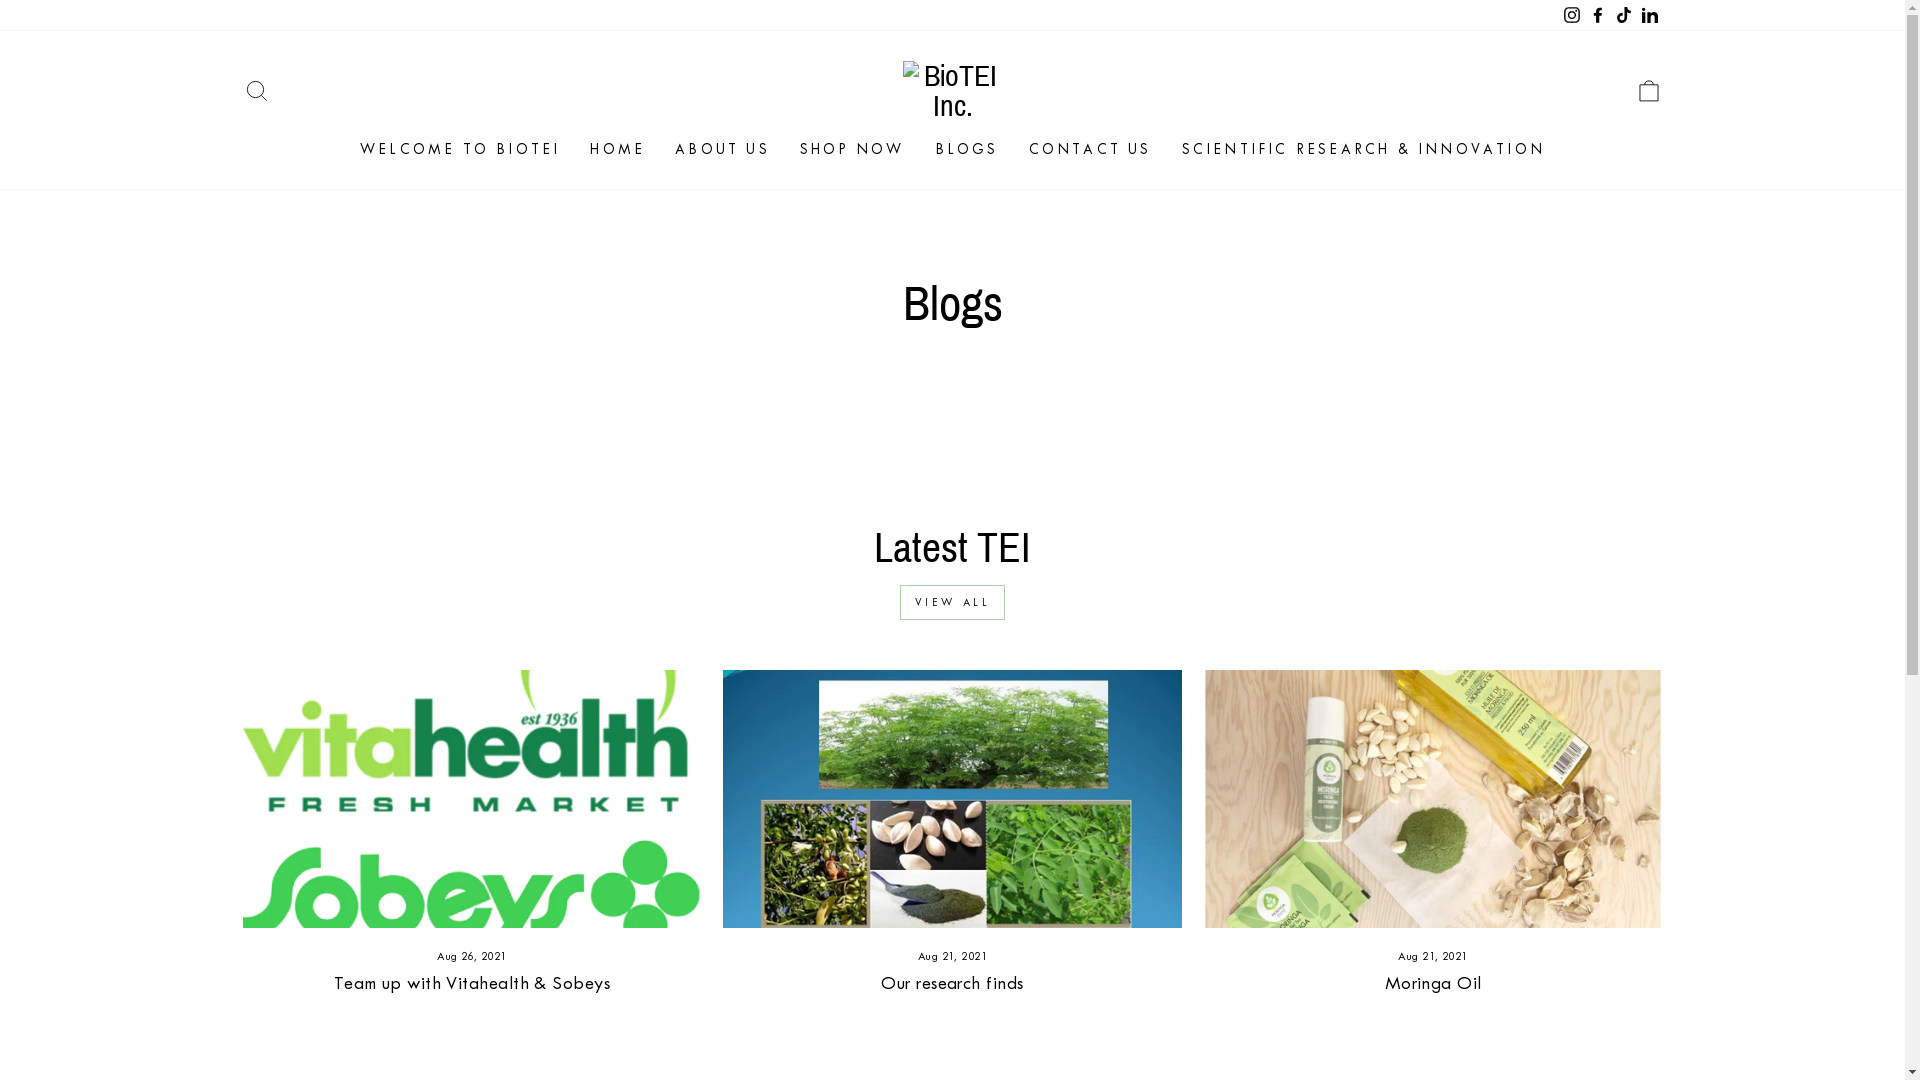  I want to click on 'TikTok', so click(1622, 15).